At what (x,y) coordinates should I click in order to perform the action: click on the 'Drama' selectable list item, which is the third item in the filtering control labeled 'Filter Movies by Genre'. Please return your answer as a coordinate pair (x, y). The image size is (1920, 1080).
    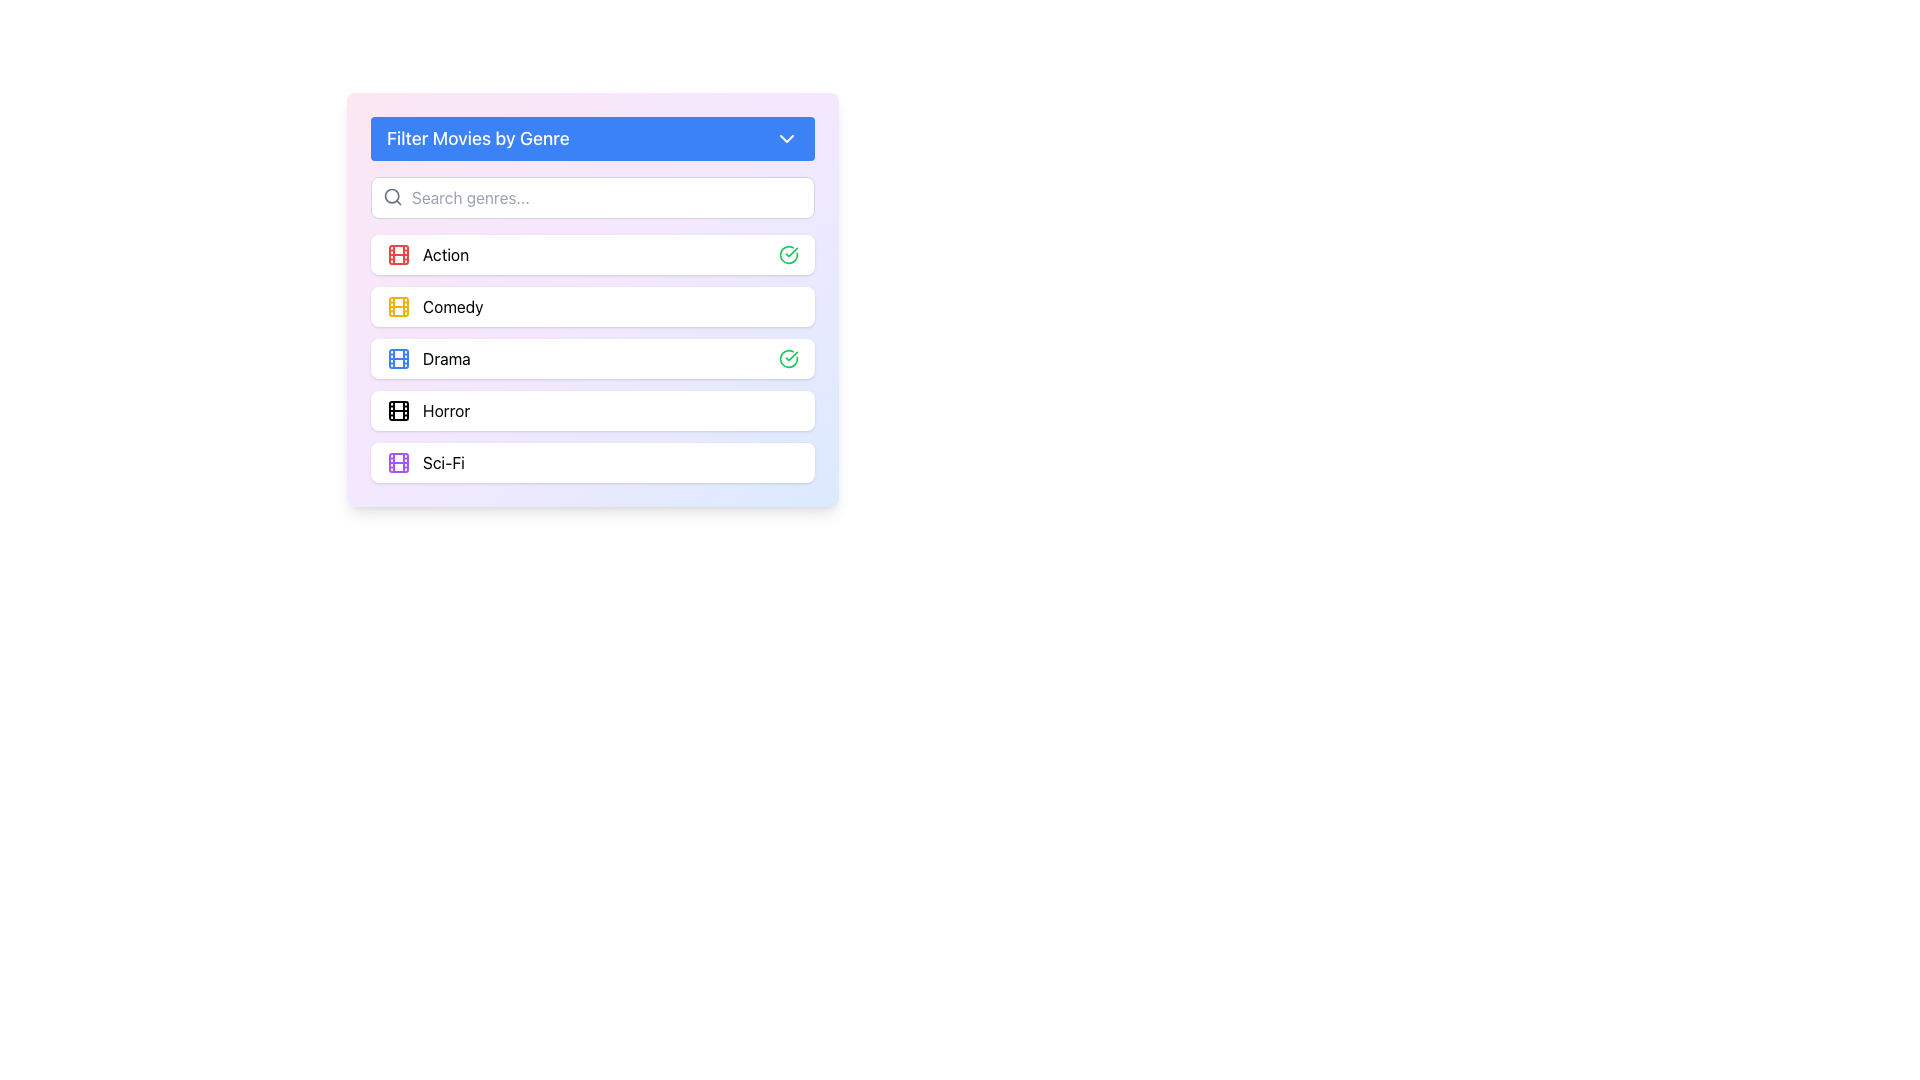
    Looking at the image, I should click on (592, 357).